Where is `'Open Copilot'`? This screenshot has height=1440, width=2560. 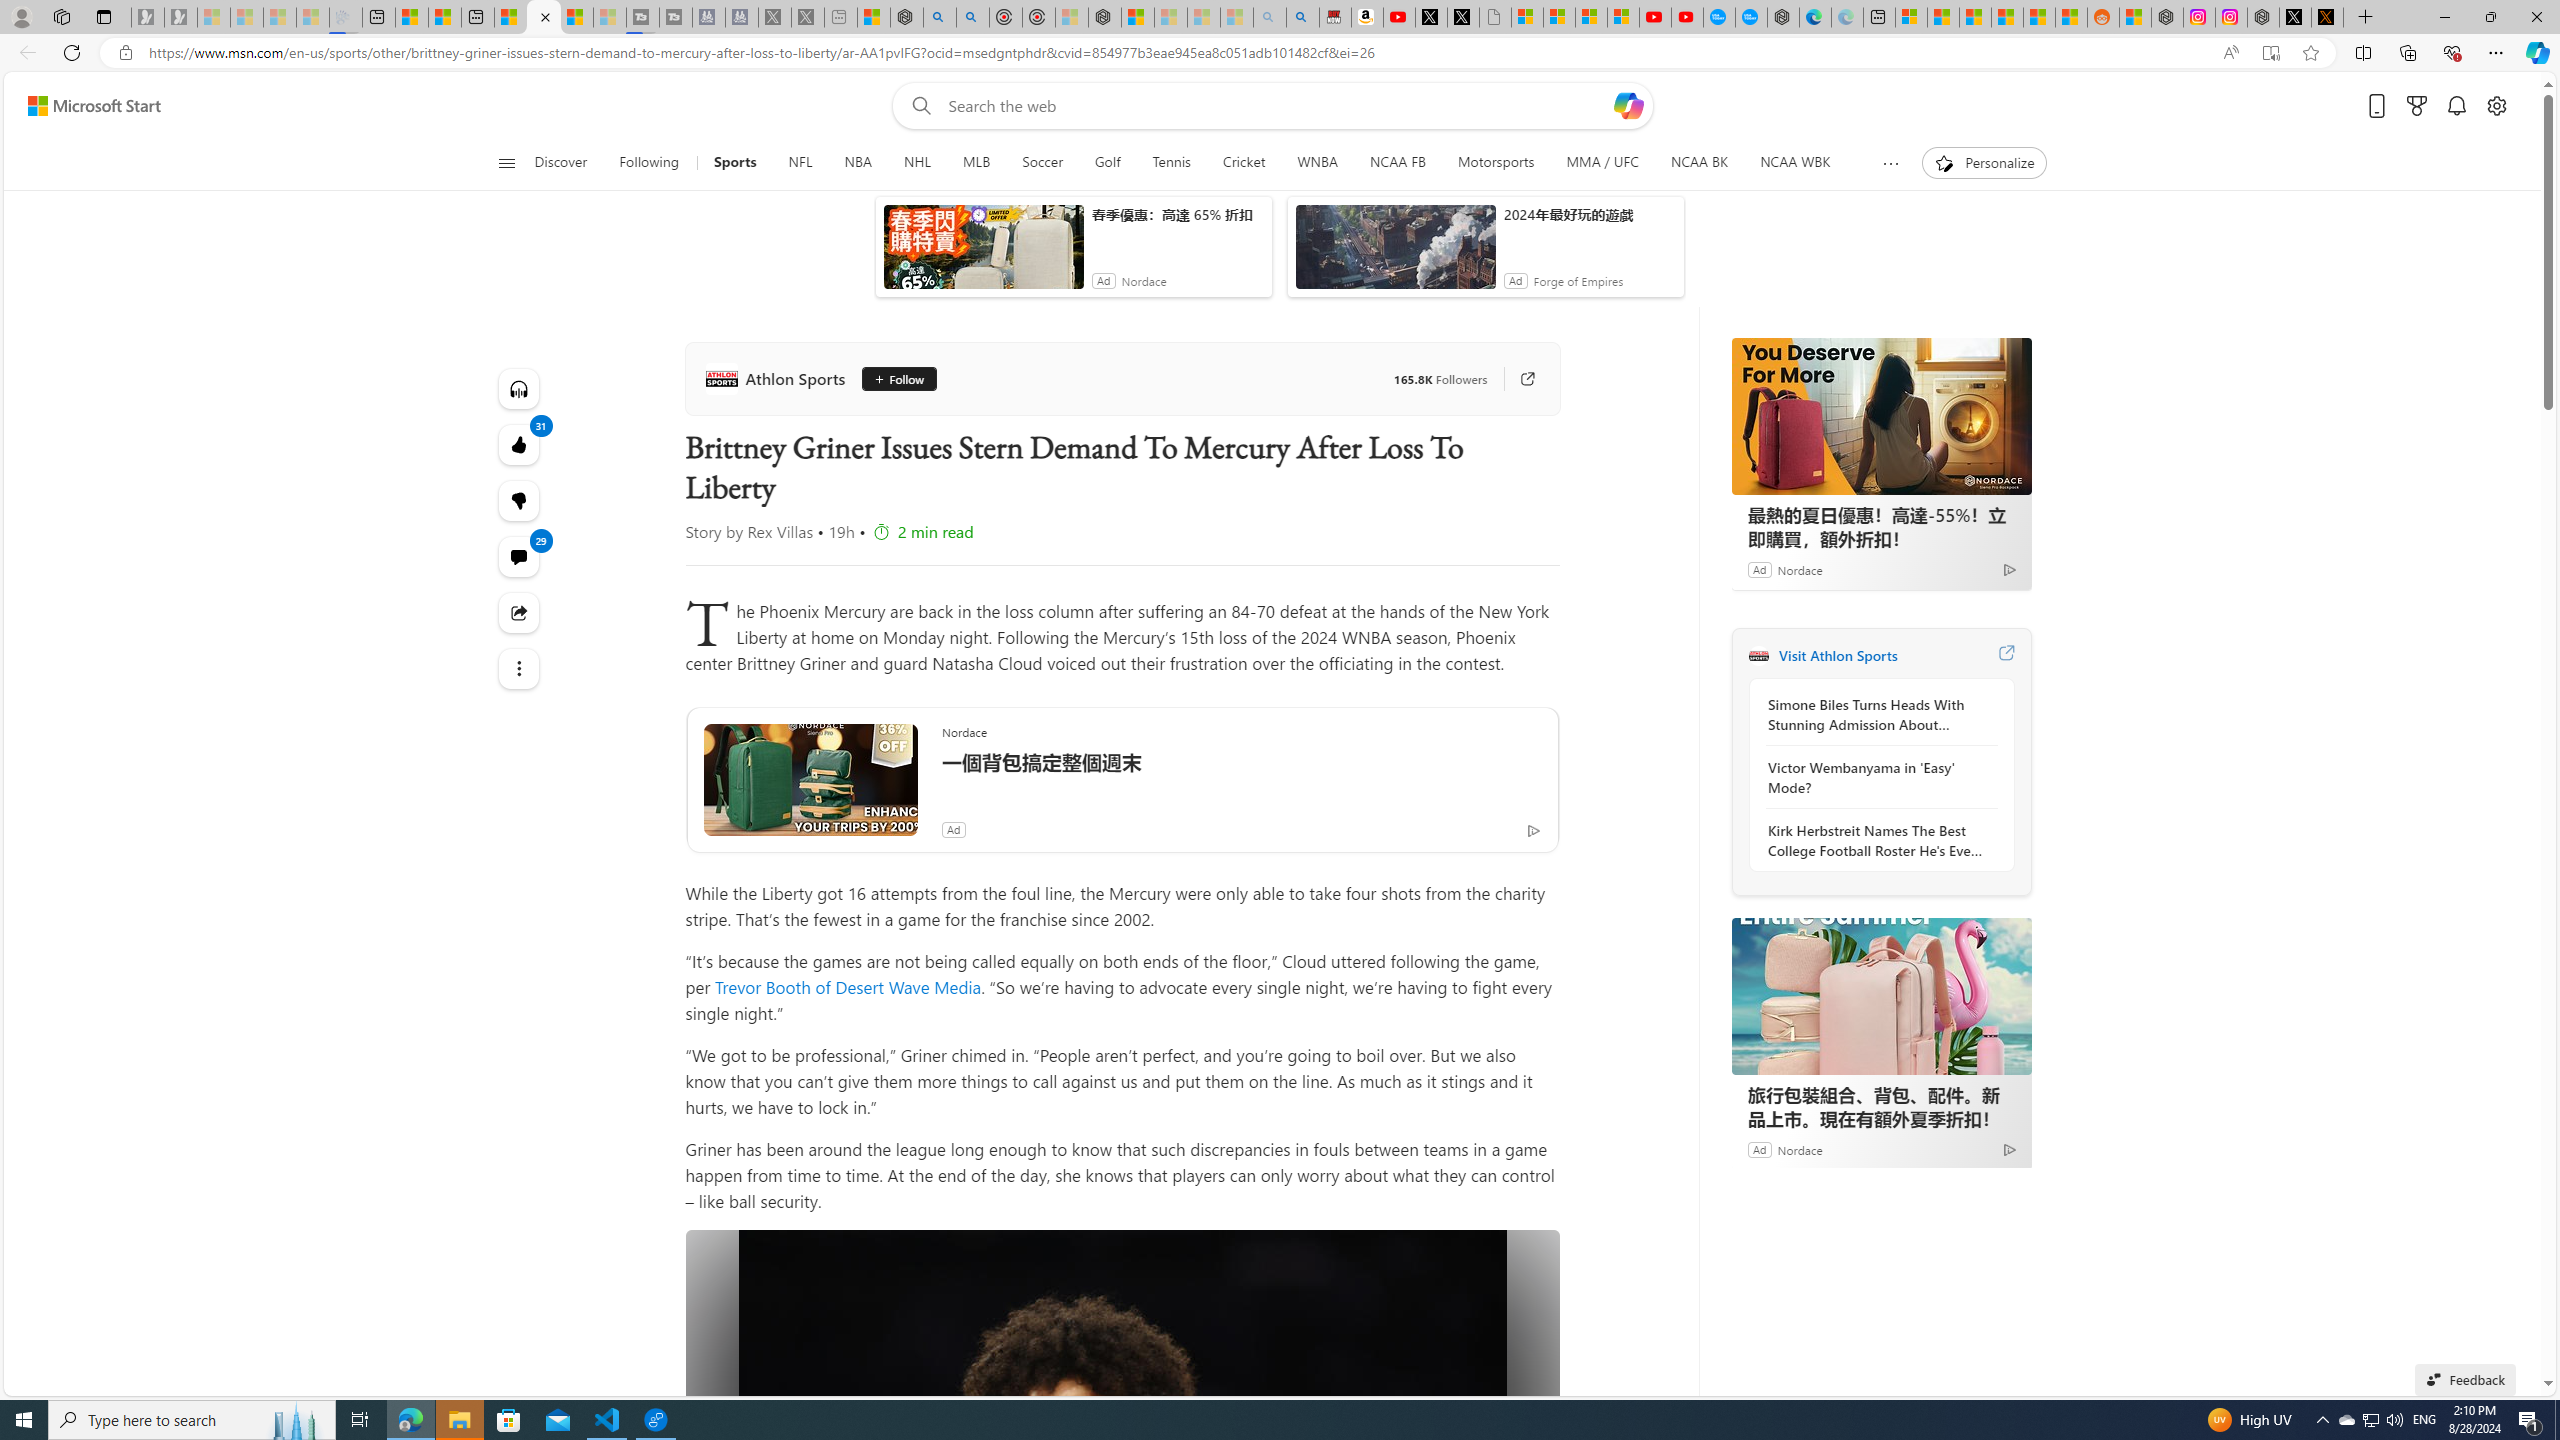 'Open Copilot' is located at coordinates (1627, 104).